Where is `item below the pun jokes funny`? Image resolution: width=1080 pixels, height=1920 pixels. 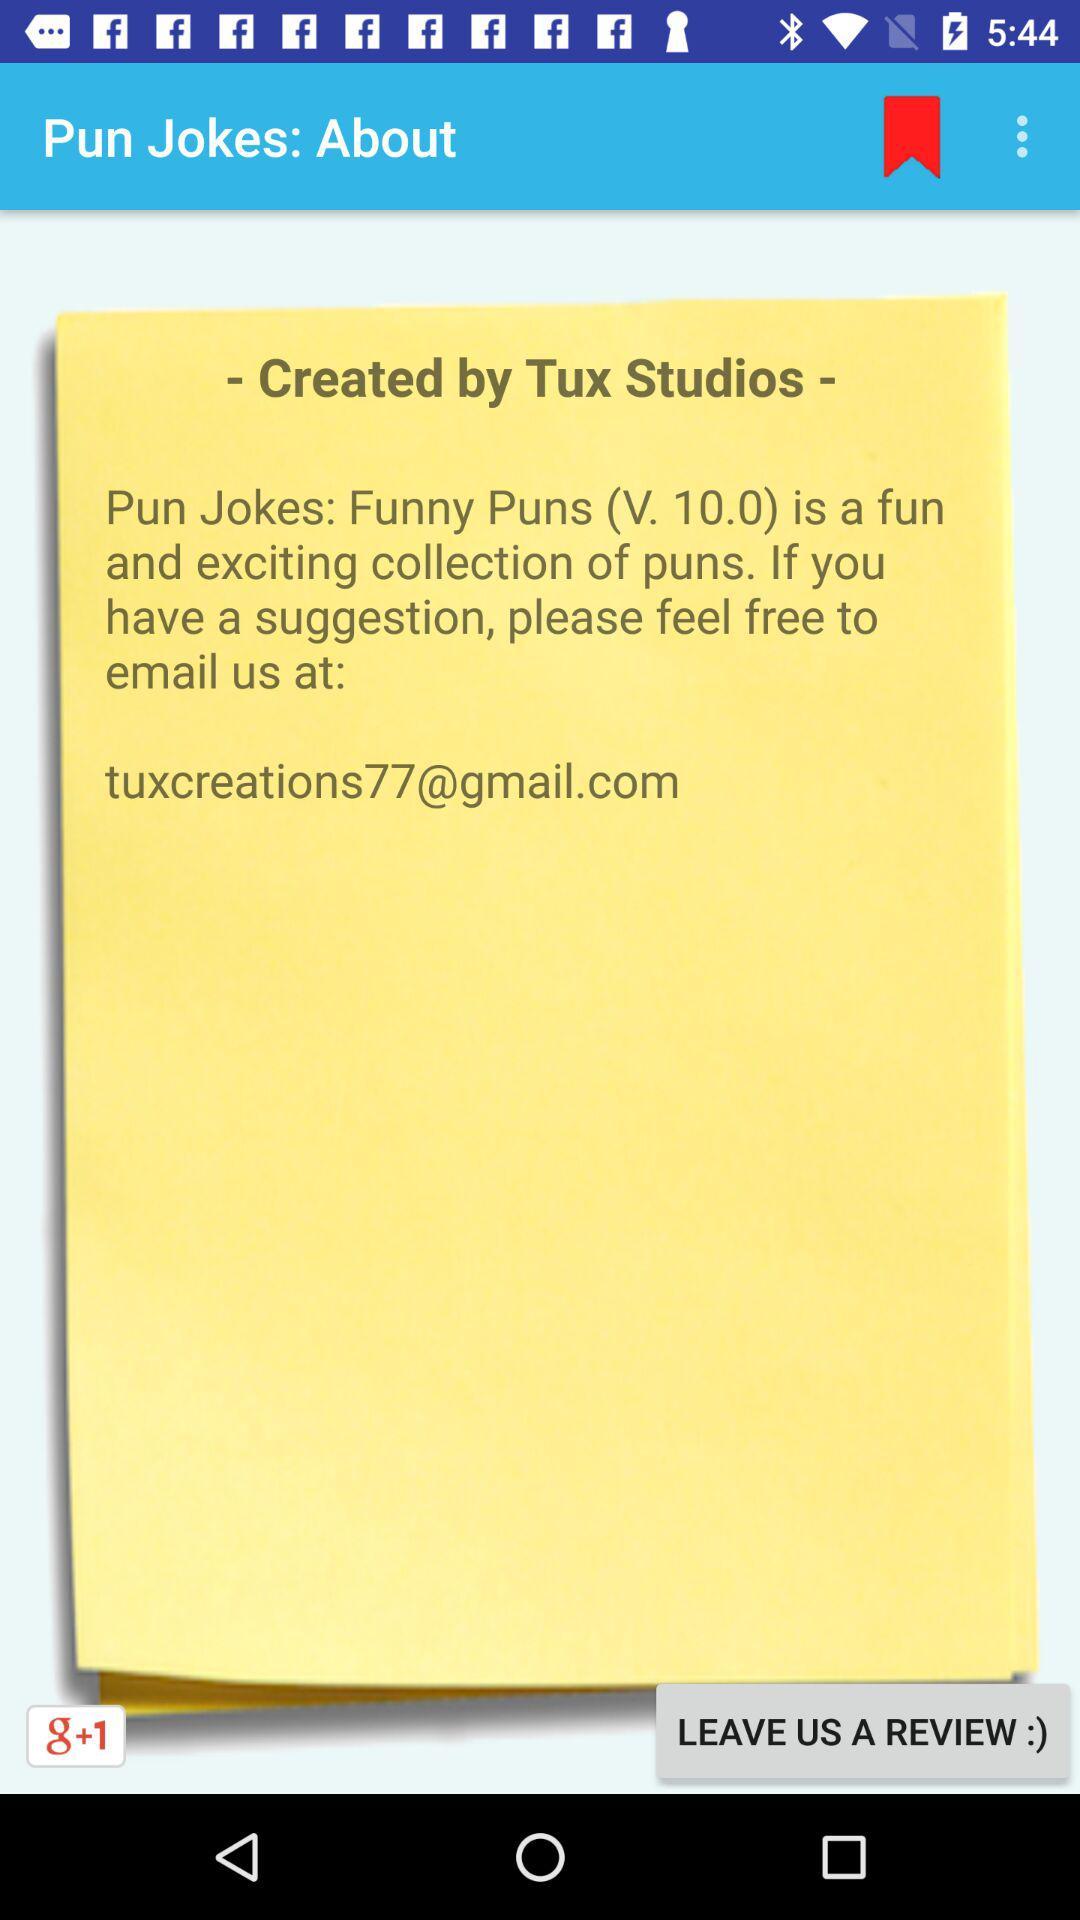
item below the pun jokes funny is located at coordinates (861, 1730).